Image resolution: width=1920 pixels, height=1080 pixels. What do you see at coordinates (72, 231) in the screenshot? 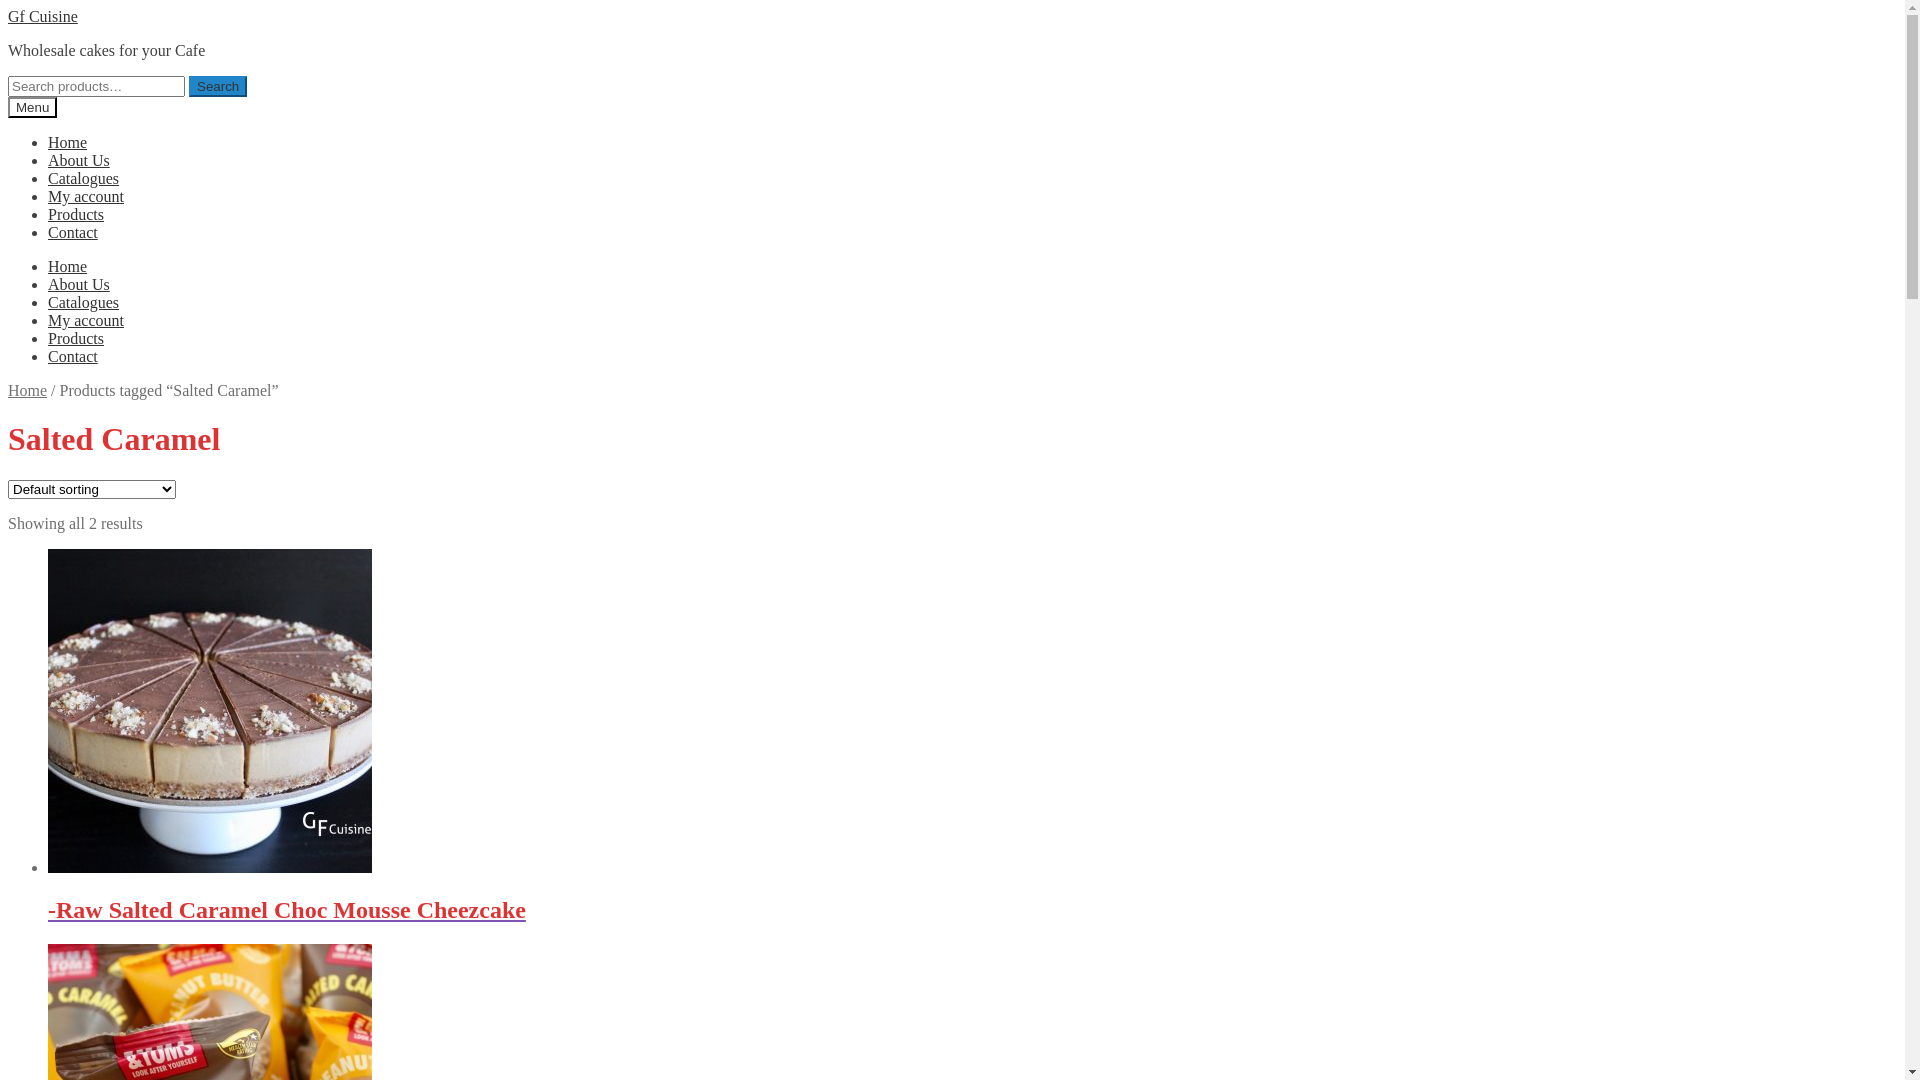
I see `'Contact'` at bounding box center [72, 231].